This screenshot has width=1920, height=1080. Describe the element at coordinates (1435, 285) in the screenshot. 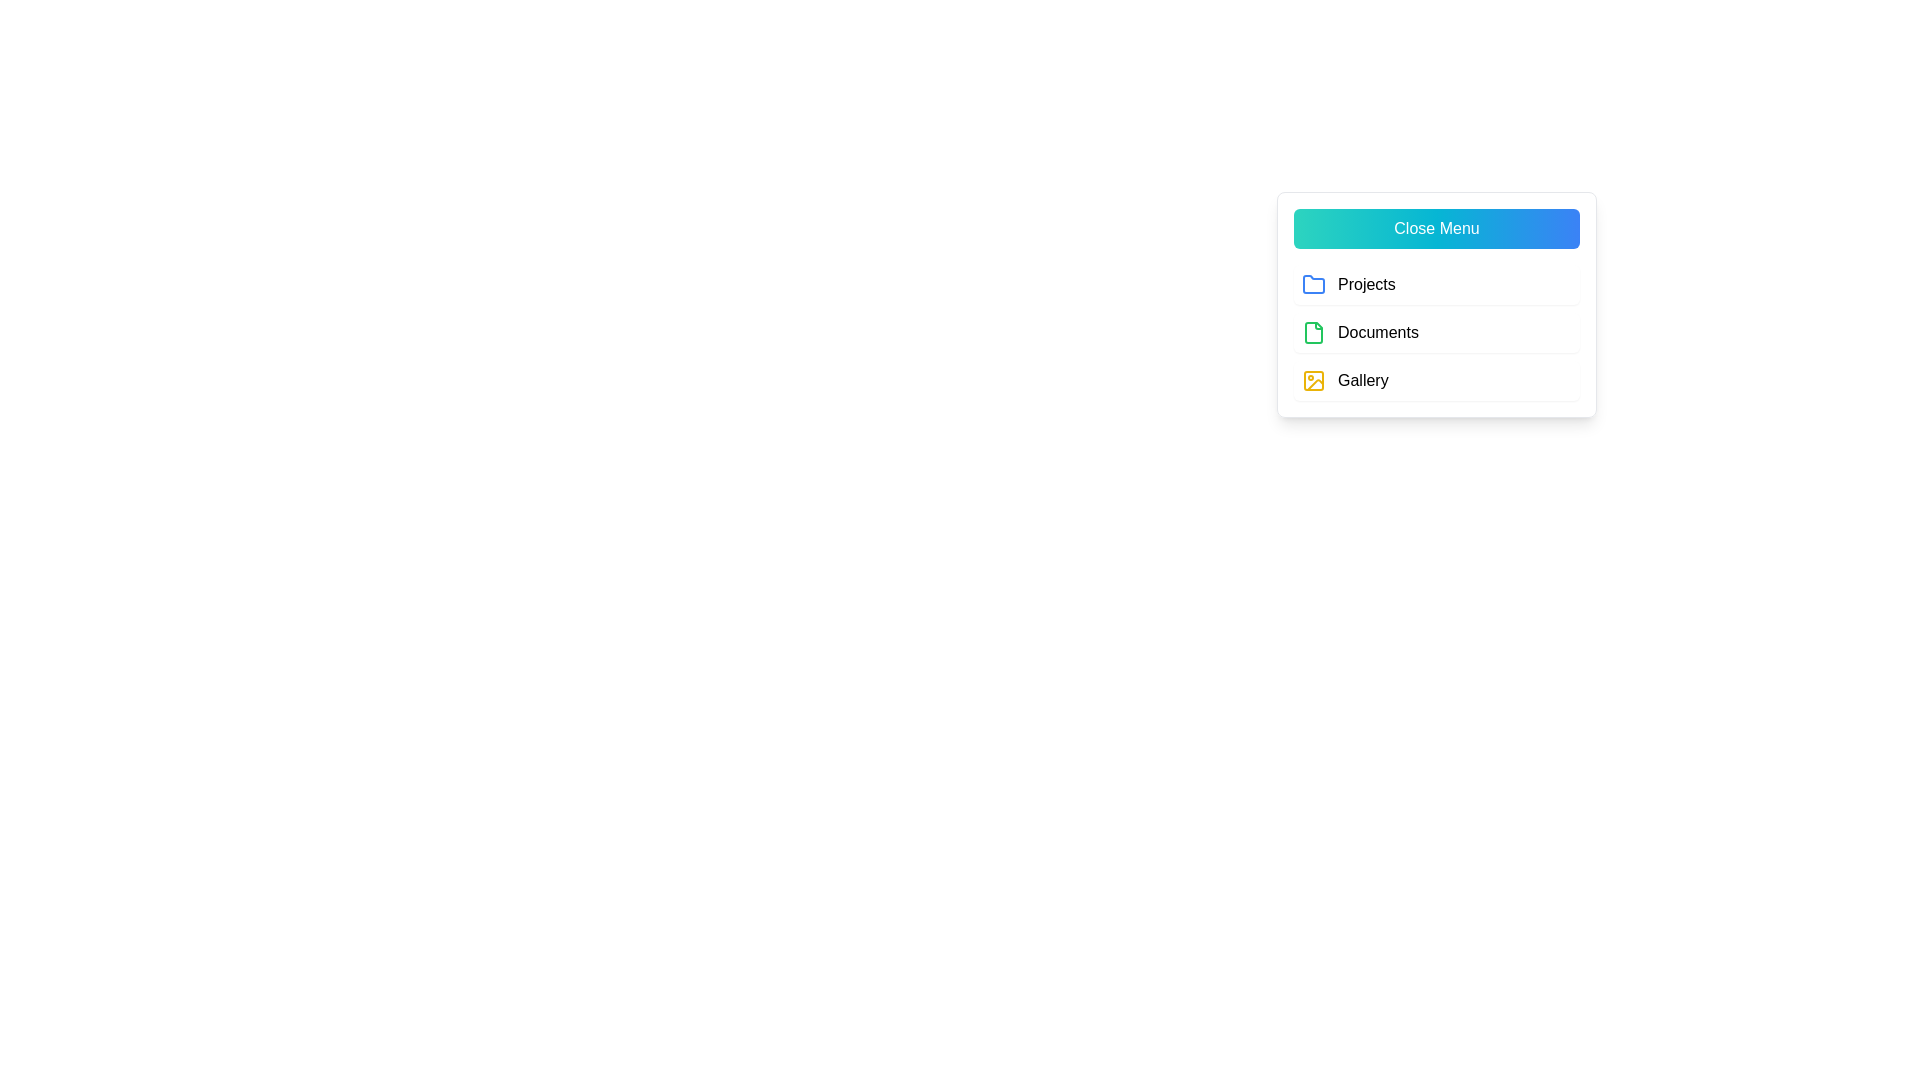

I see `the 'Projects' menu item` at that location.